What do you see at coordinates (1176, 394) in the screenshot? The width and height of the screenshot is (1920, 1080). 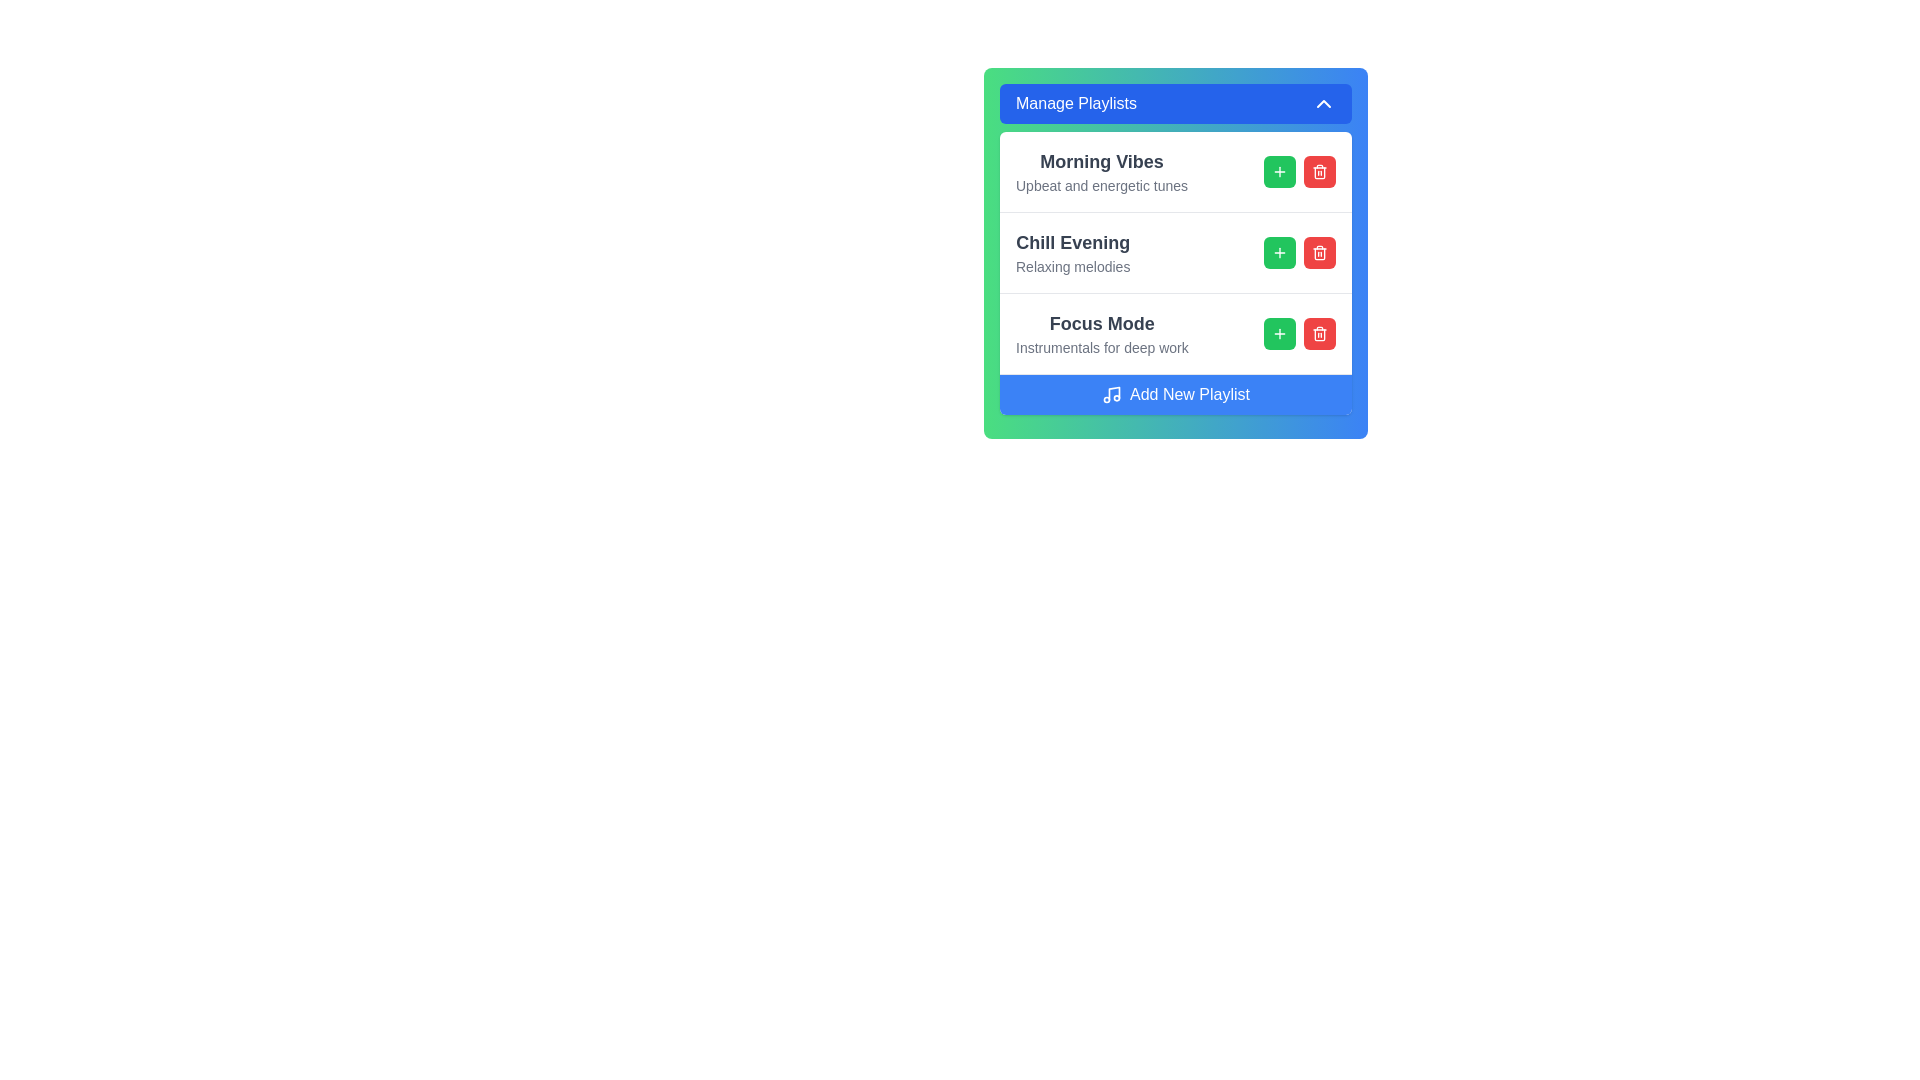 I see `the blue rectangular button with rounded corners labeled 'Add New Playlist' at the bottom of the playlist card` at bounding box center [1176, 394].